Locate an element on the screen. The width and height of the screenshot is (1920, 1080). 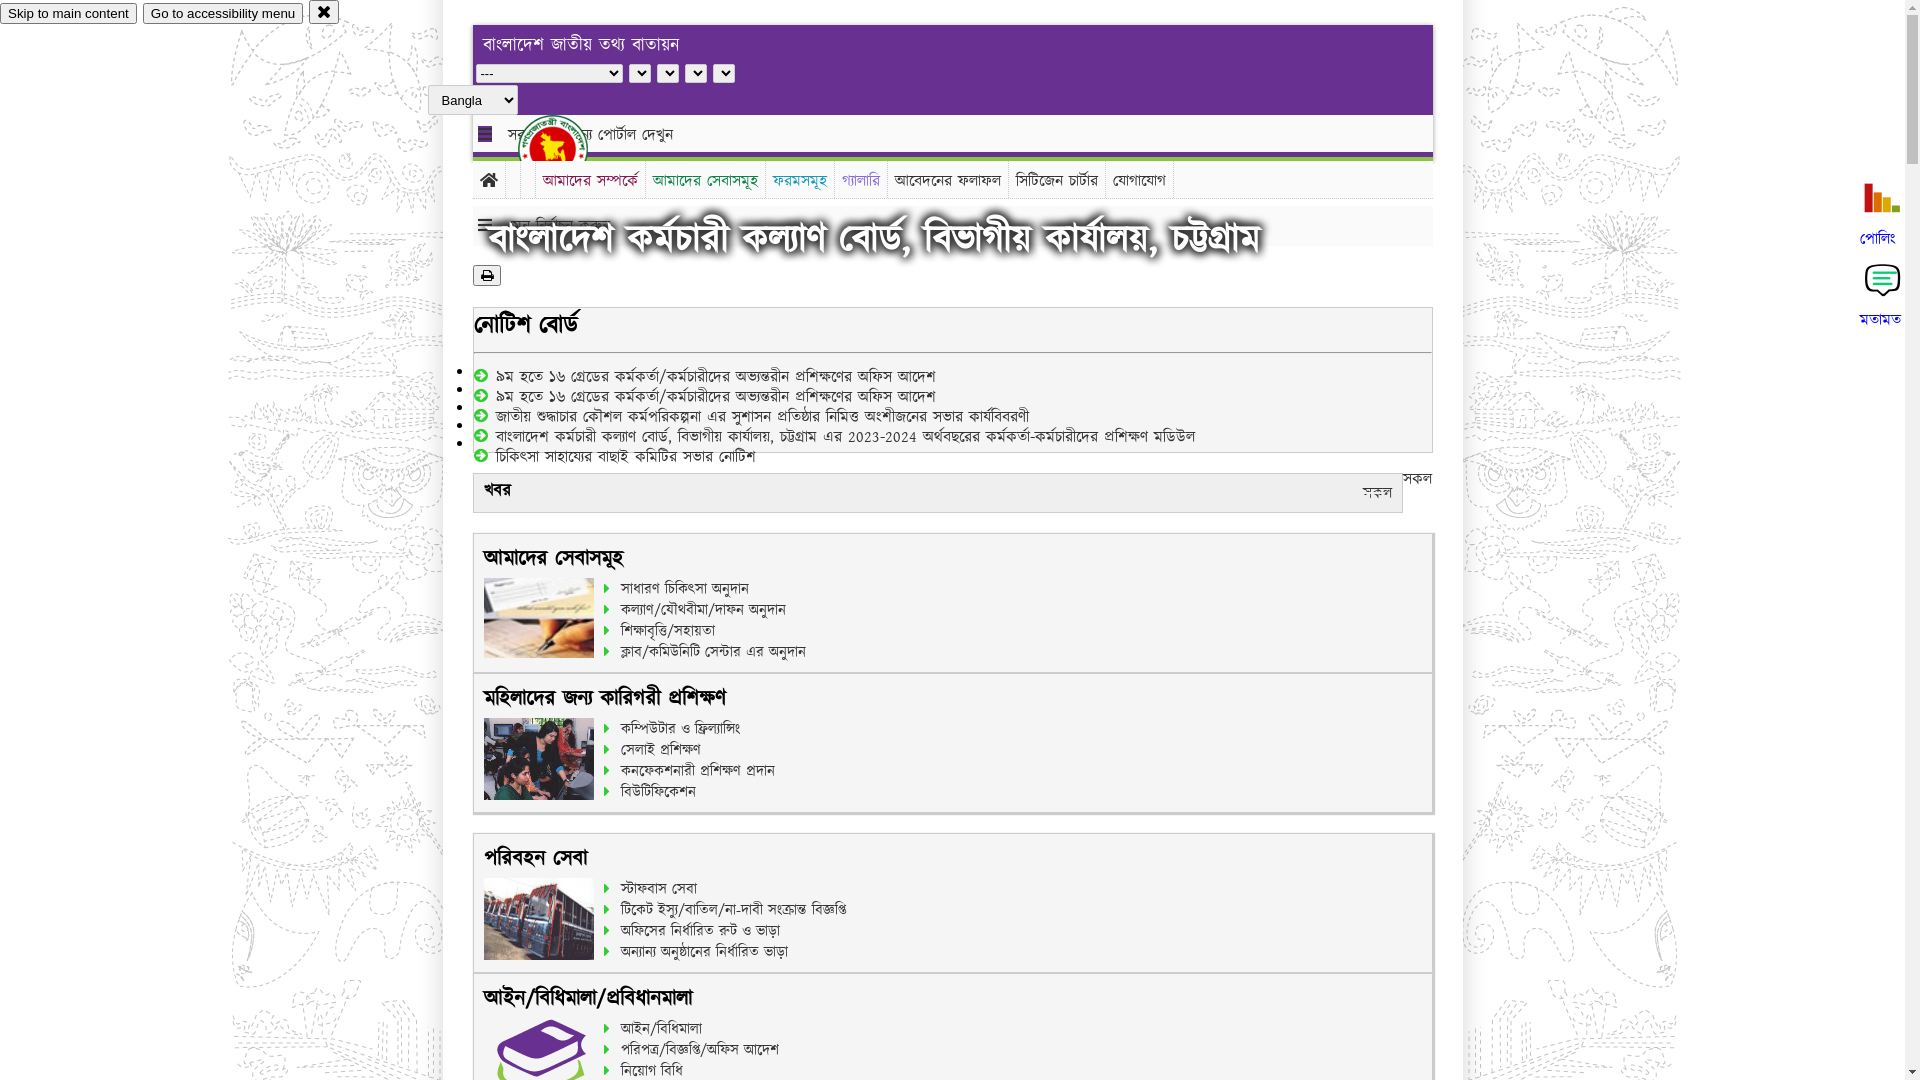
'Skip to main content' is located at coordinates (0, 13).